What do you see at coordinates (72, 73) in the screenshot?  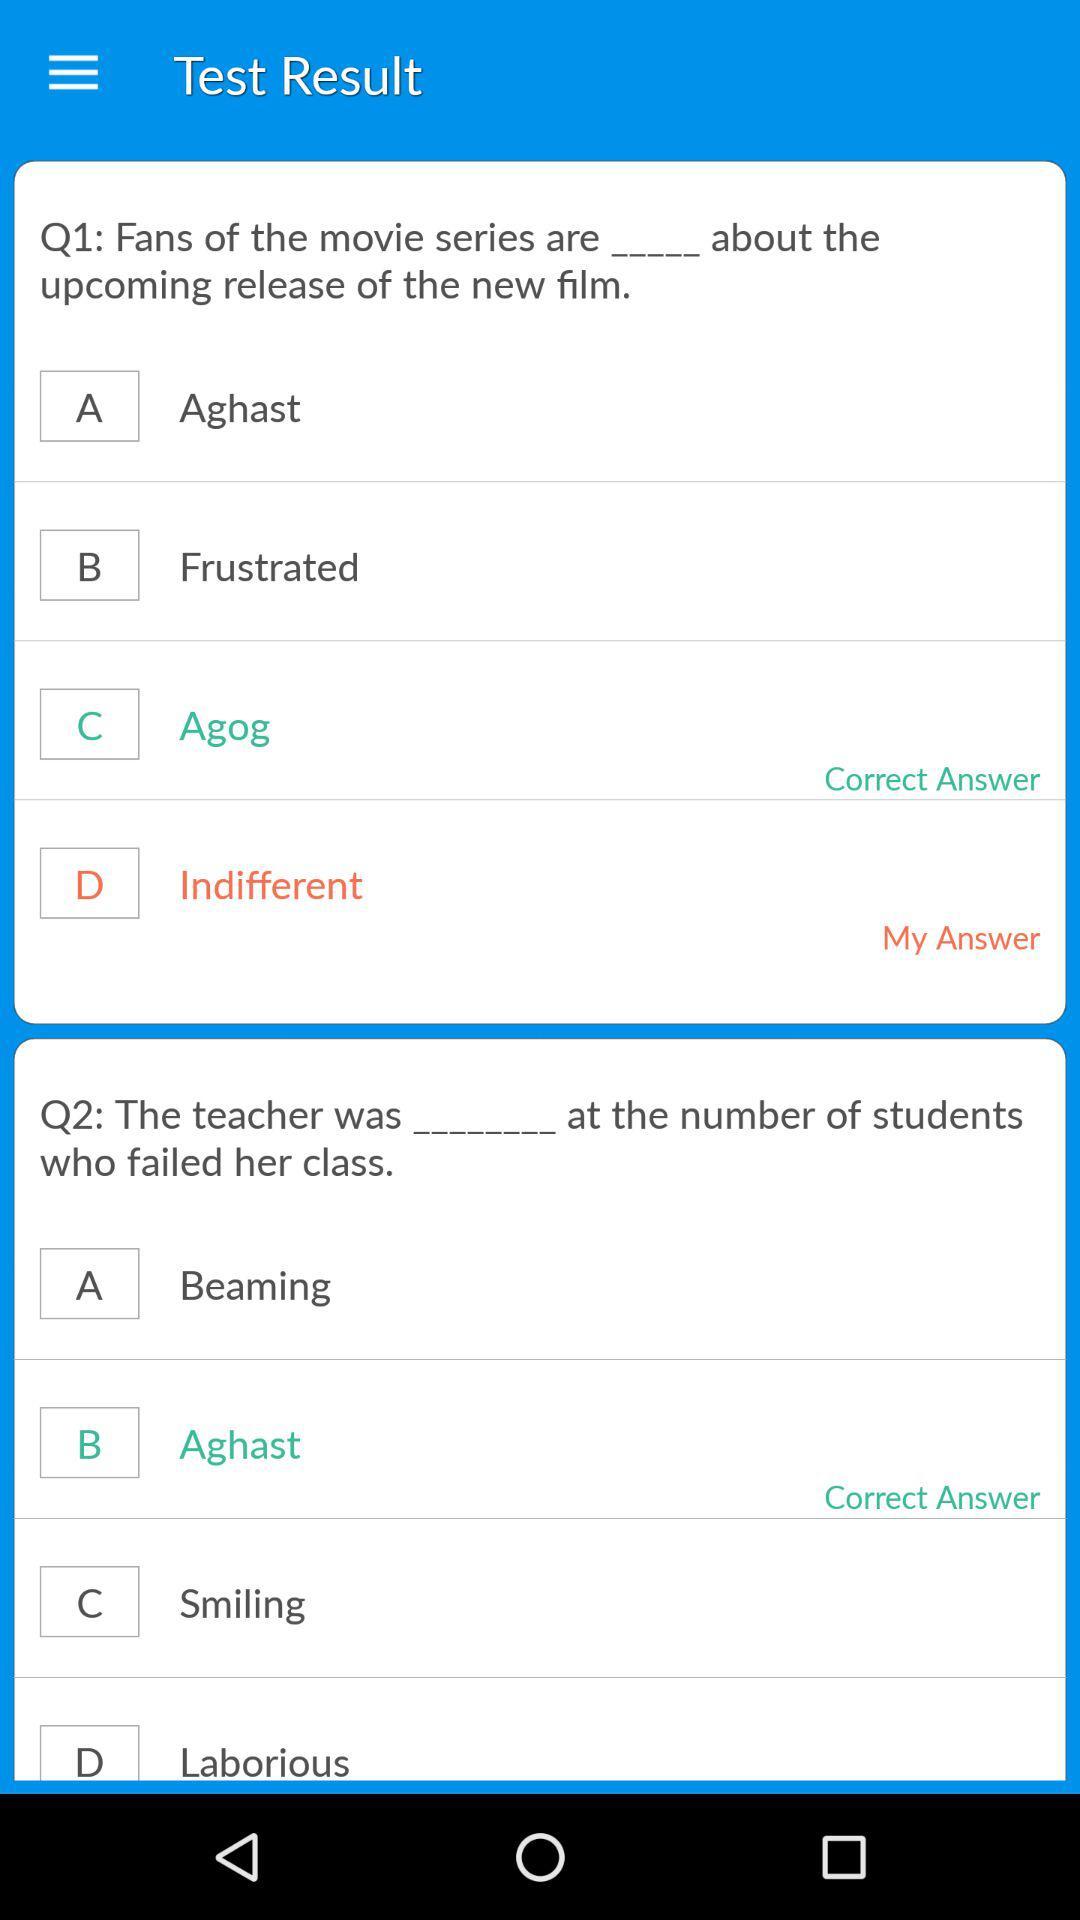 I see `the item above the q1 fans of` at bounding box center [72, 73].